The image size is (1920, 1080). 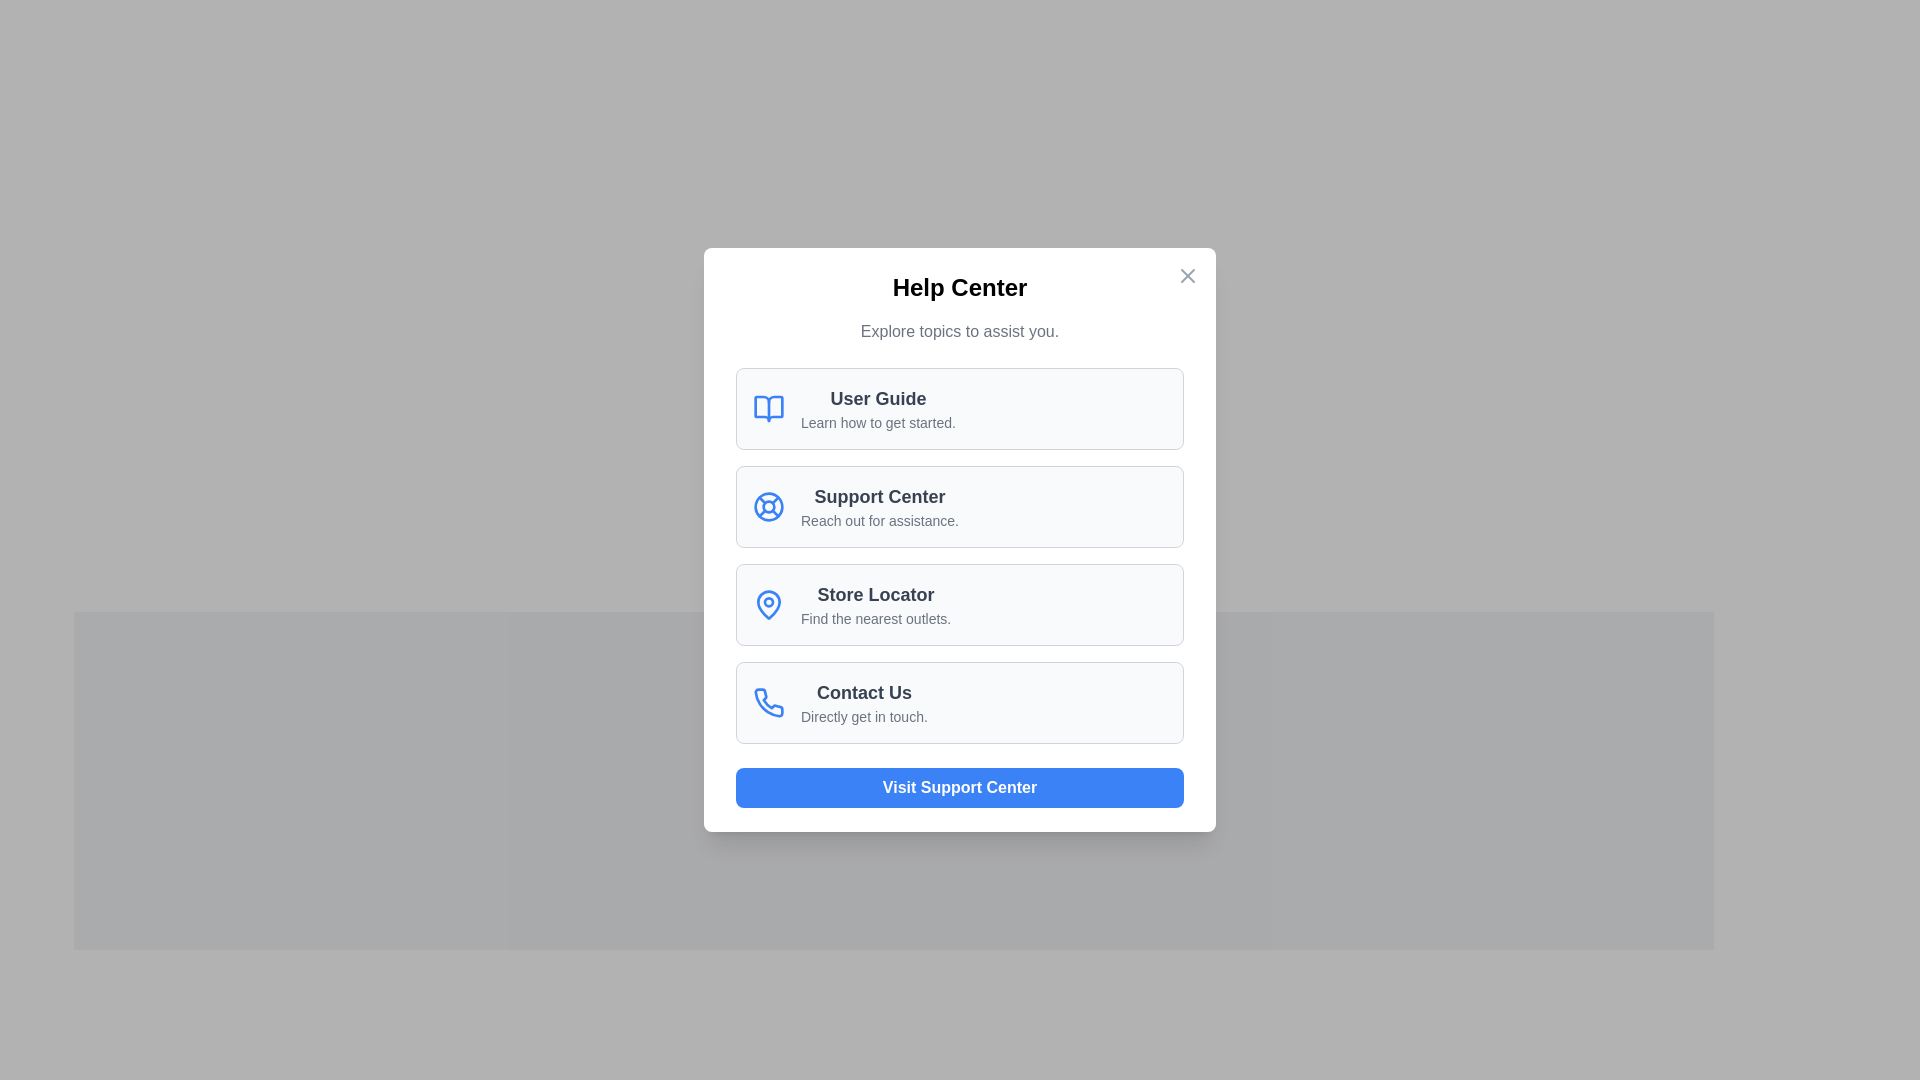 I want to click on or modify the SVG properties of the blue phone icon located to the left of the 'Contact Us' text in the Help Center interface, so click(x=767, y=701).